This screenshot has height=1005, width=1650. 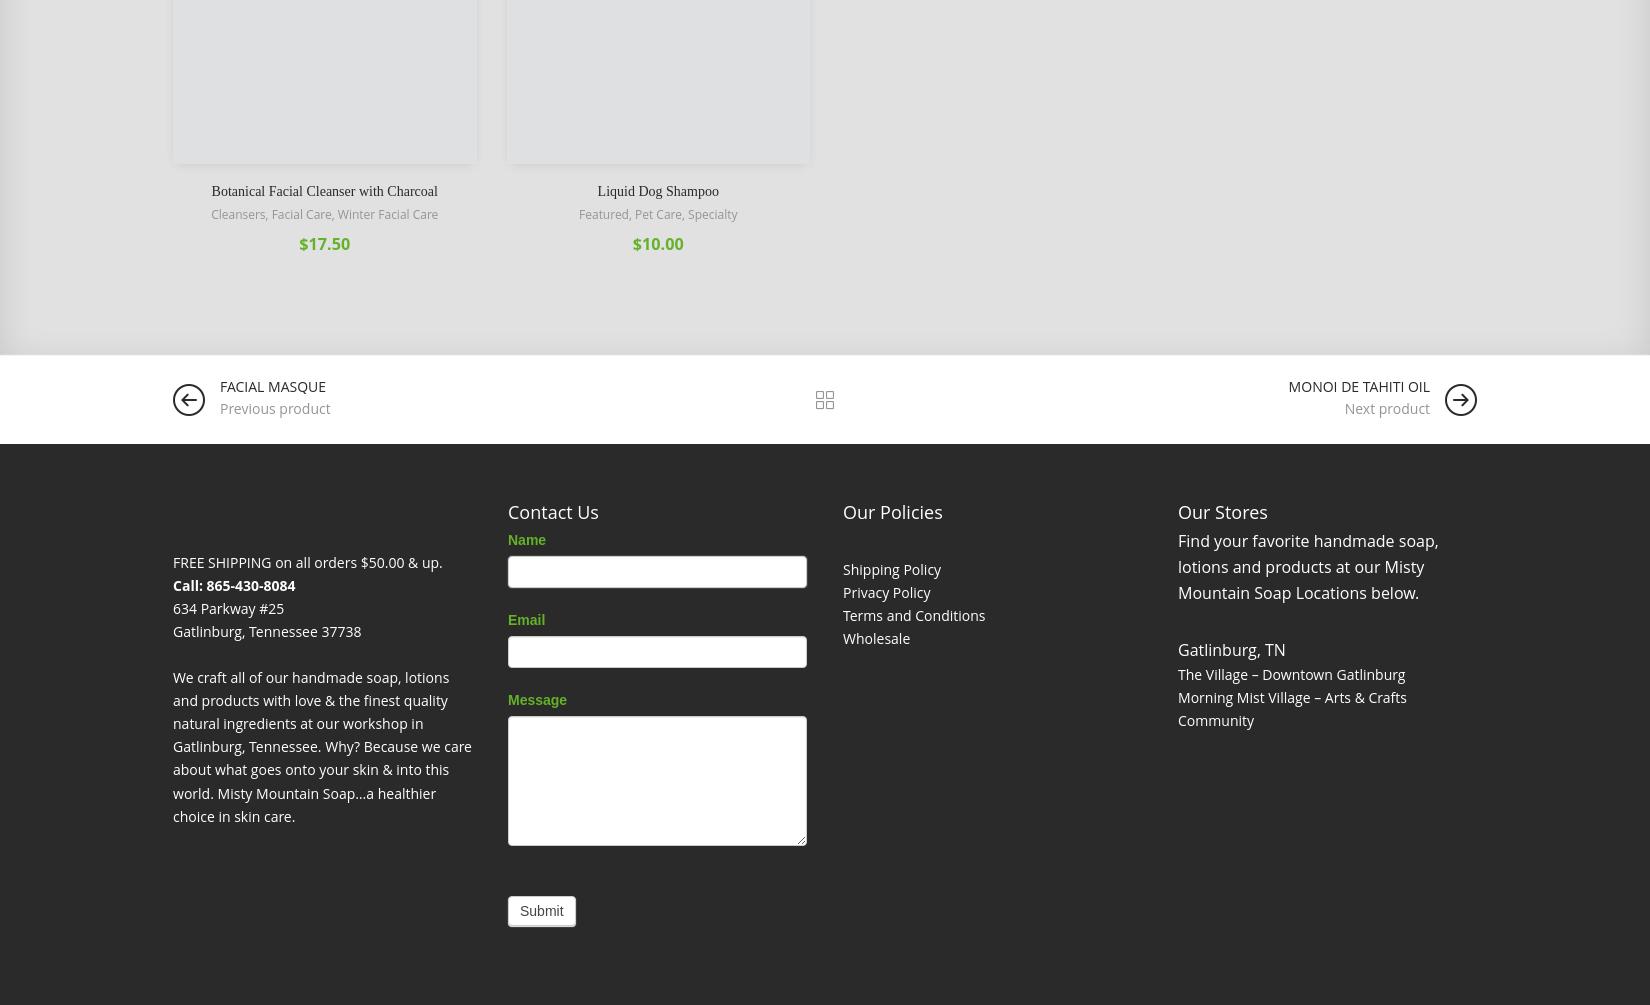 I want to click on 'Our Policies', so click(x=892, y=510).